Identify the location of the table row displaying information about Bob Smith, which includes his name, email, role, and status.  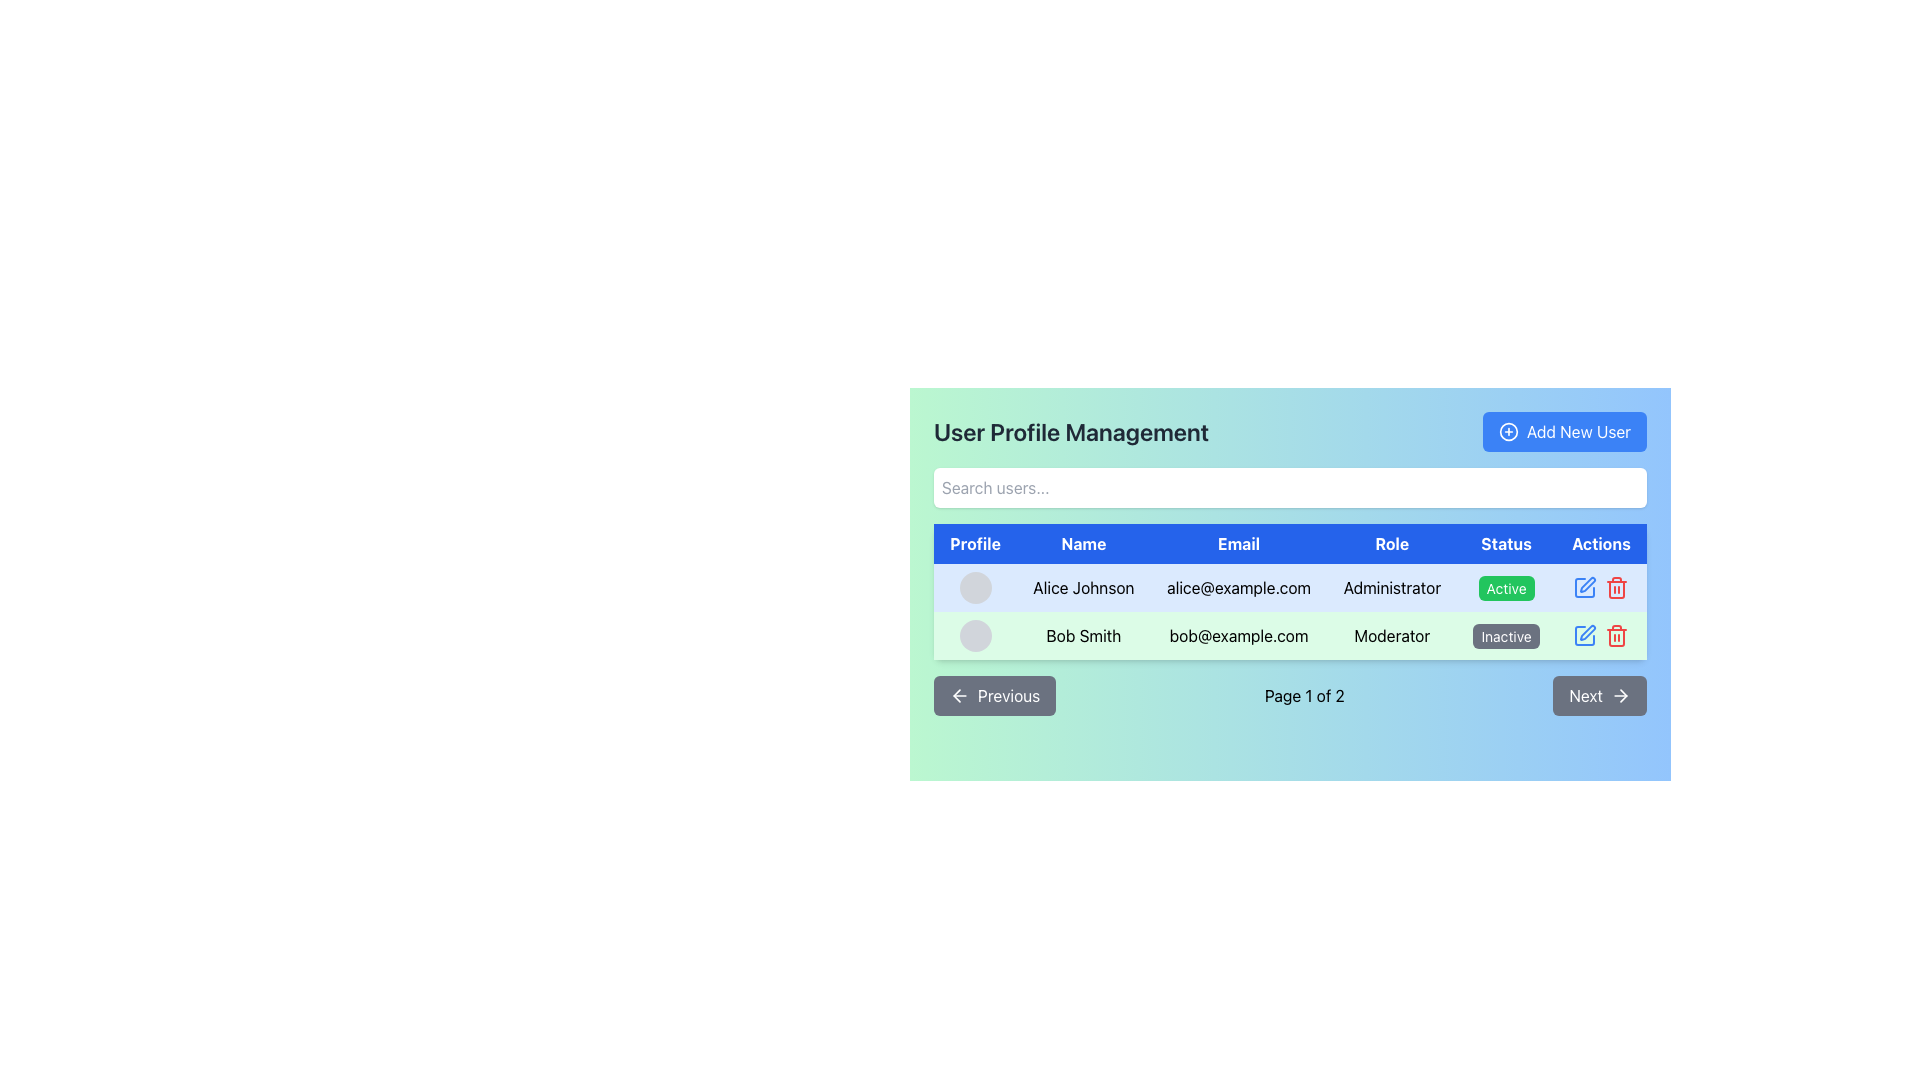
(1290, 611).